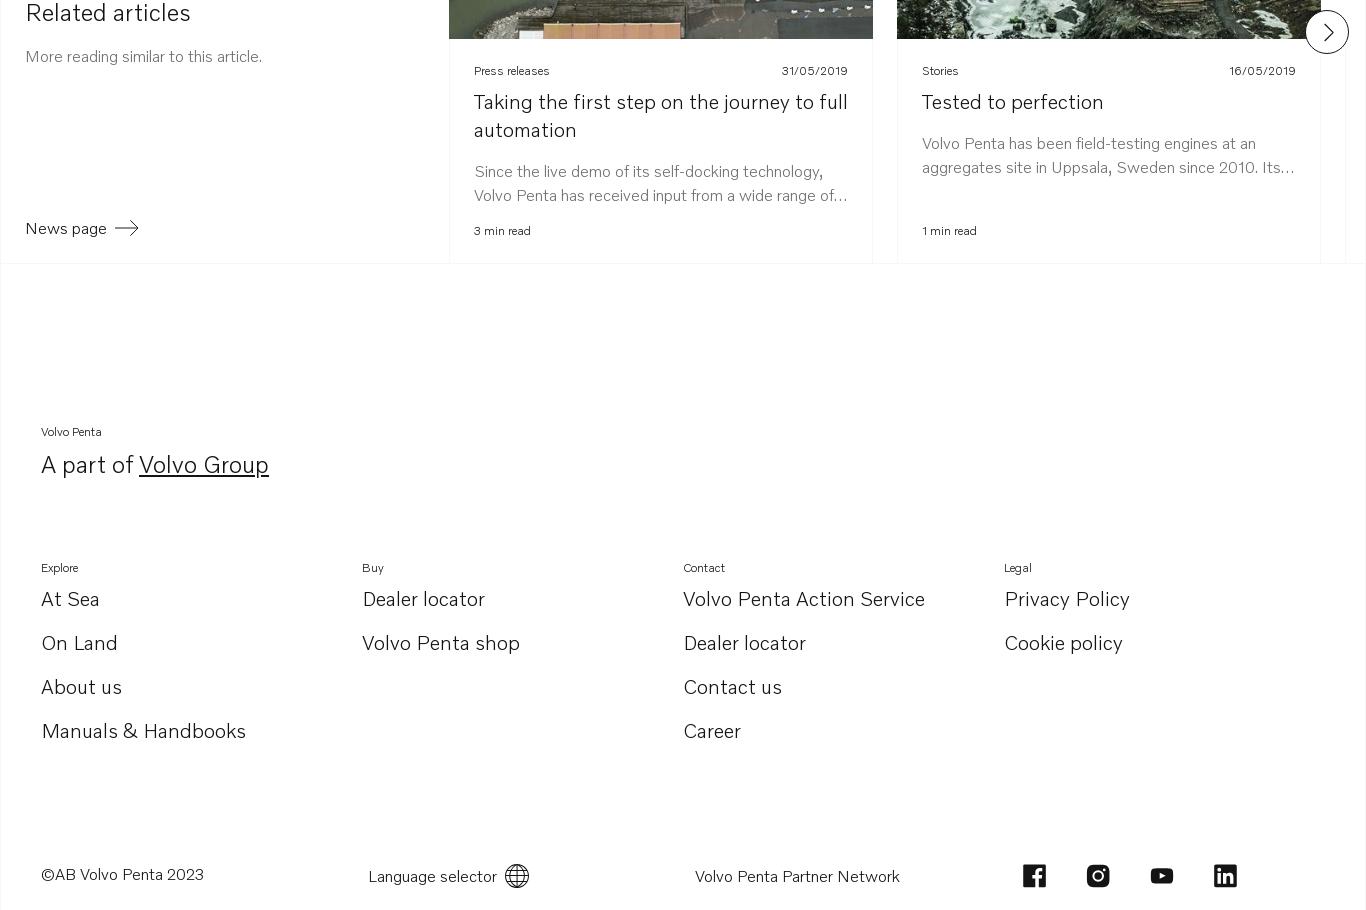 This screenshot has width=1366, height=910. I want to click on 'A part of', so click(90, 461).